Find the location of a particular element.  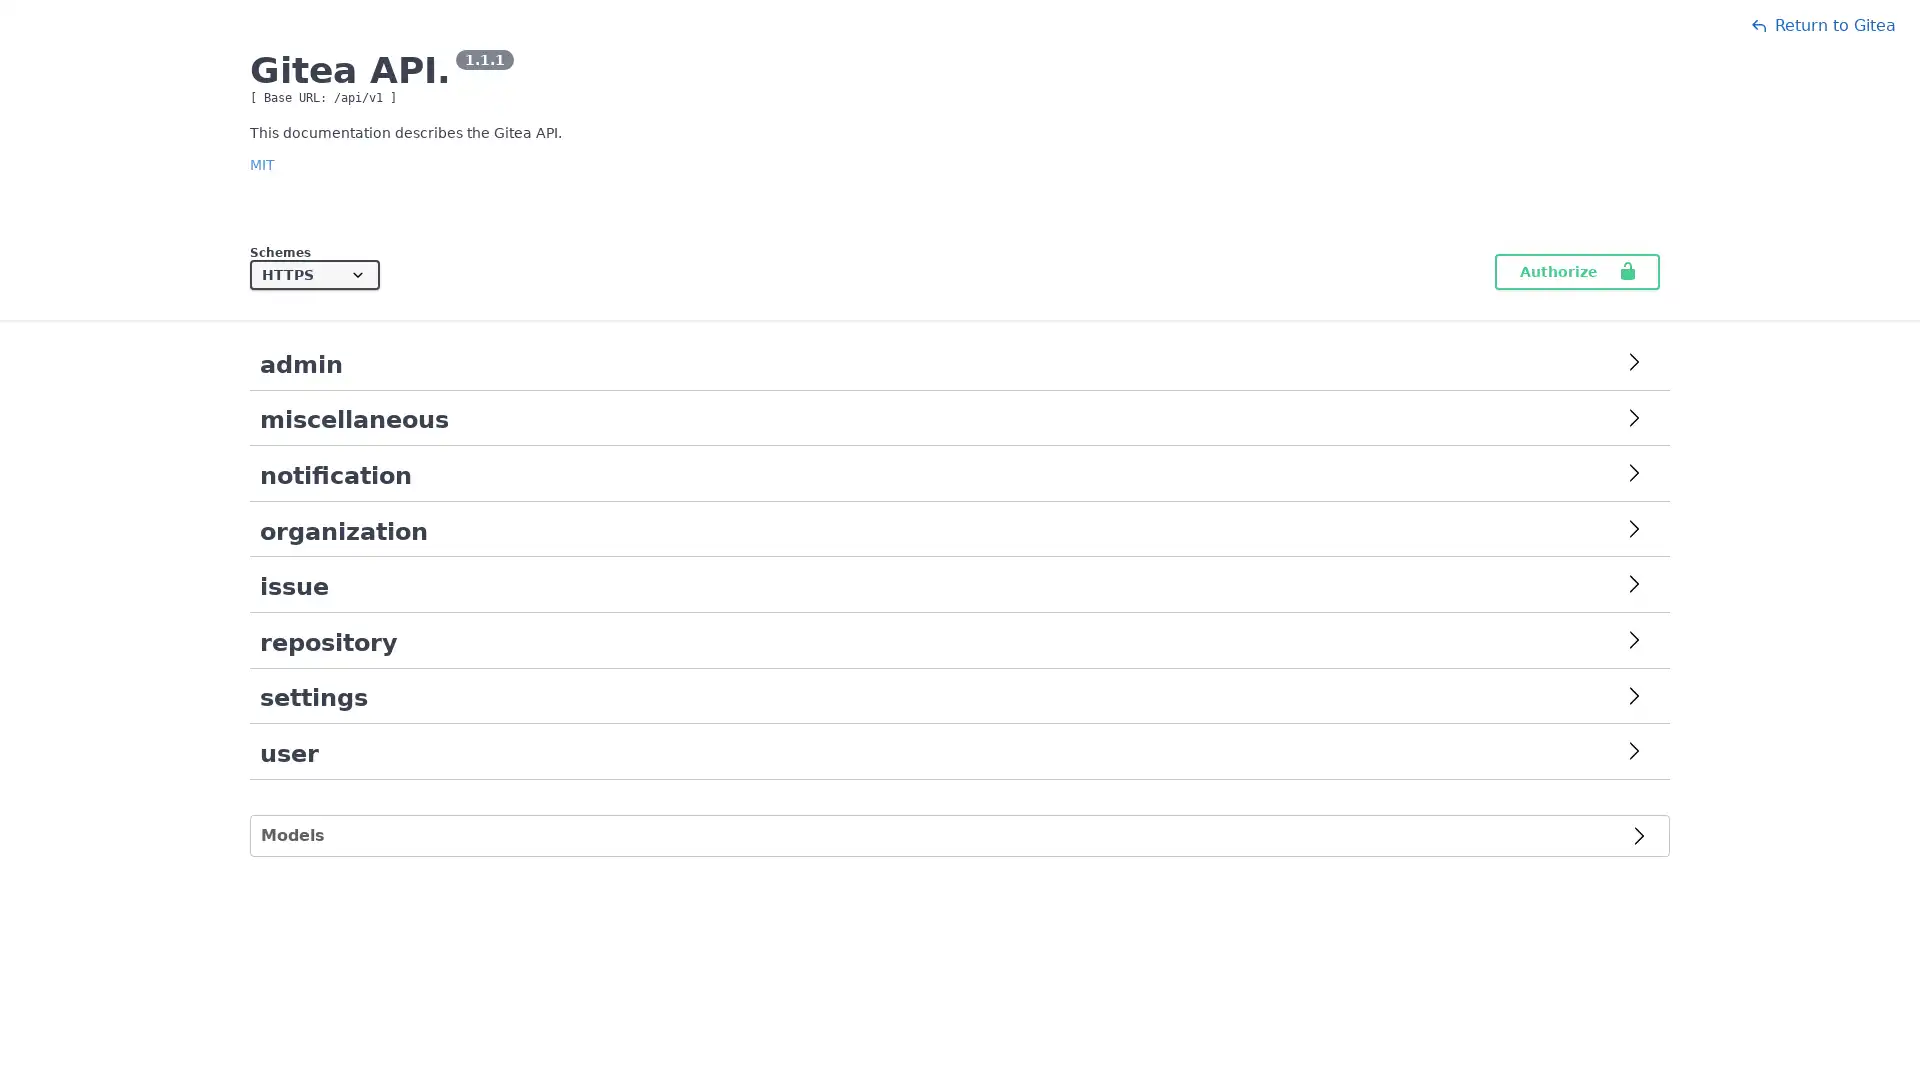

Expand operation is located at coordinates (1633, 585).